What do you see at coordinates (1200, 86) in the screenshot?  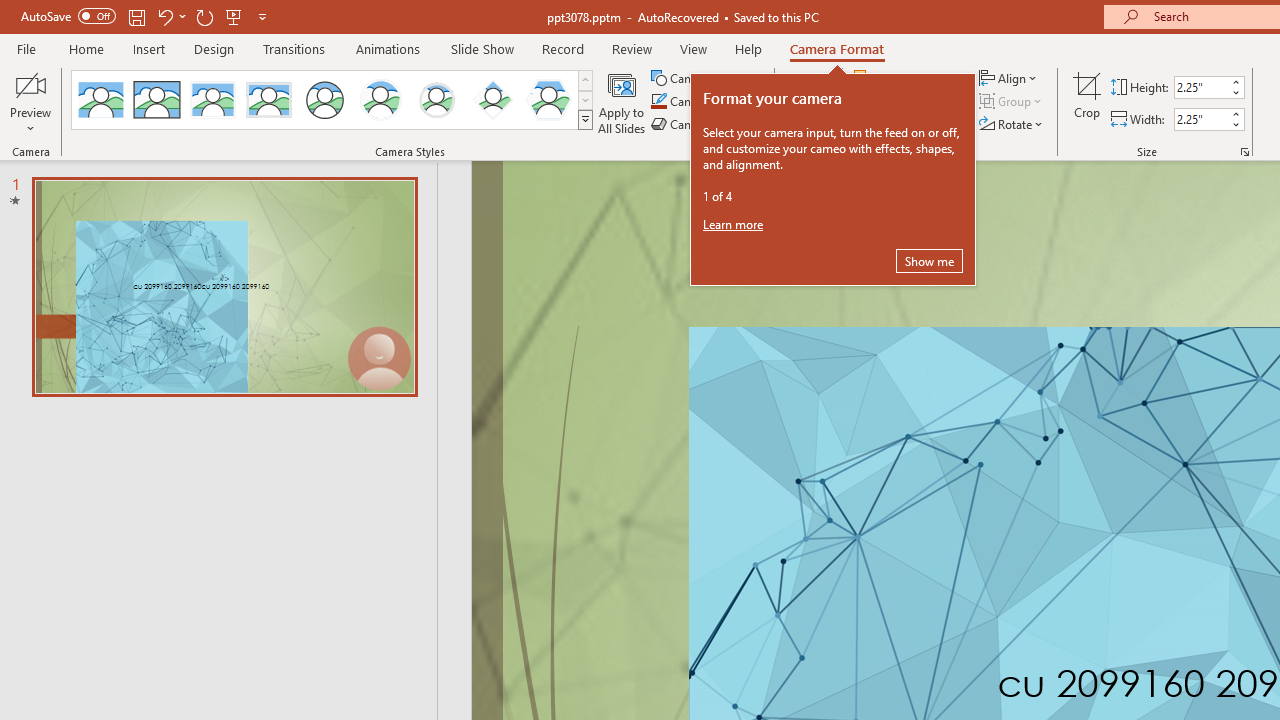 I see `'Cameo Height'` at bounding box center [1200, 86].